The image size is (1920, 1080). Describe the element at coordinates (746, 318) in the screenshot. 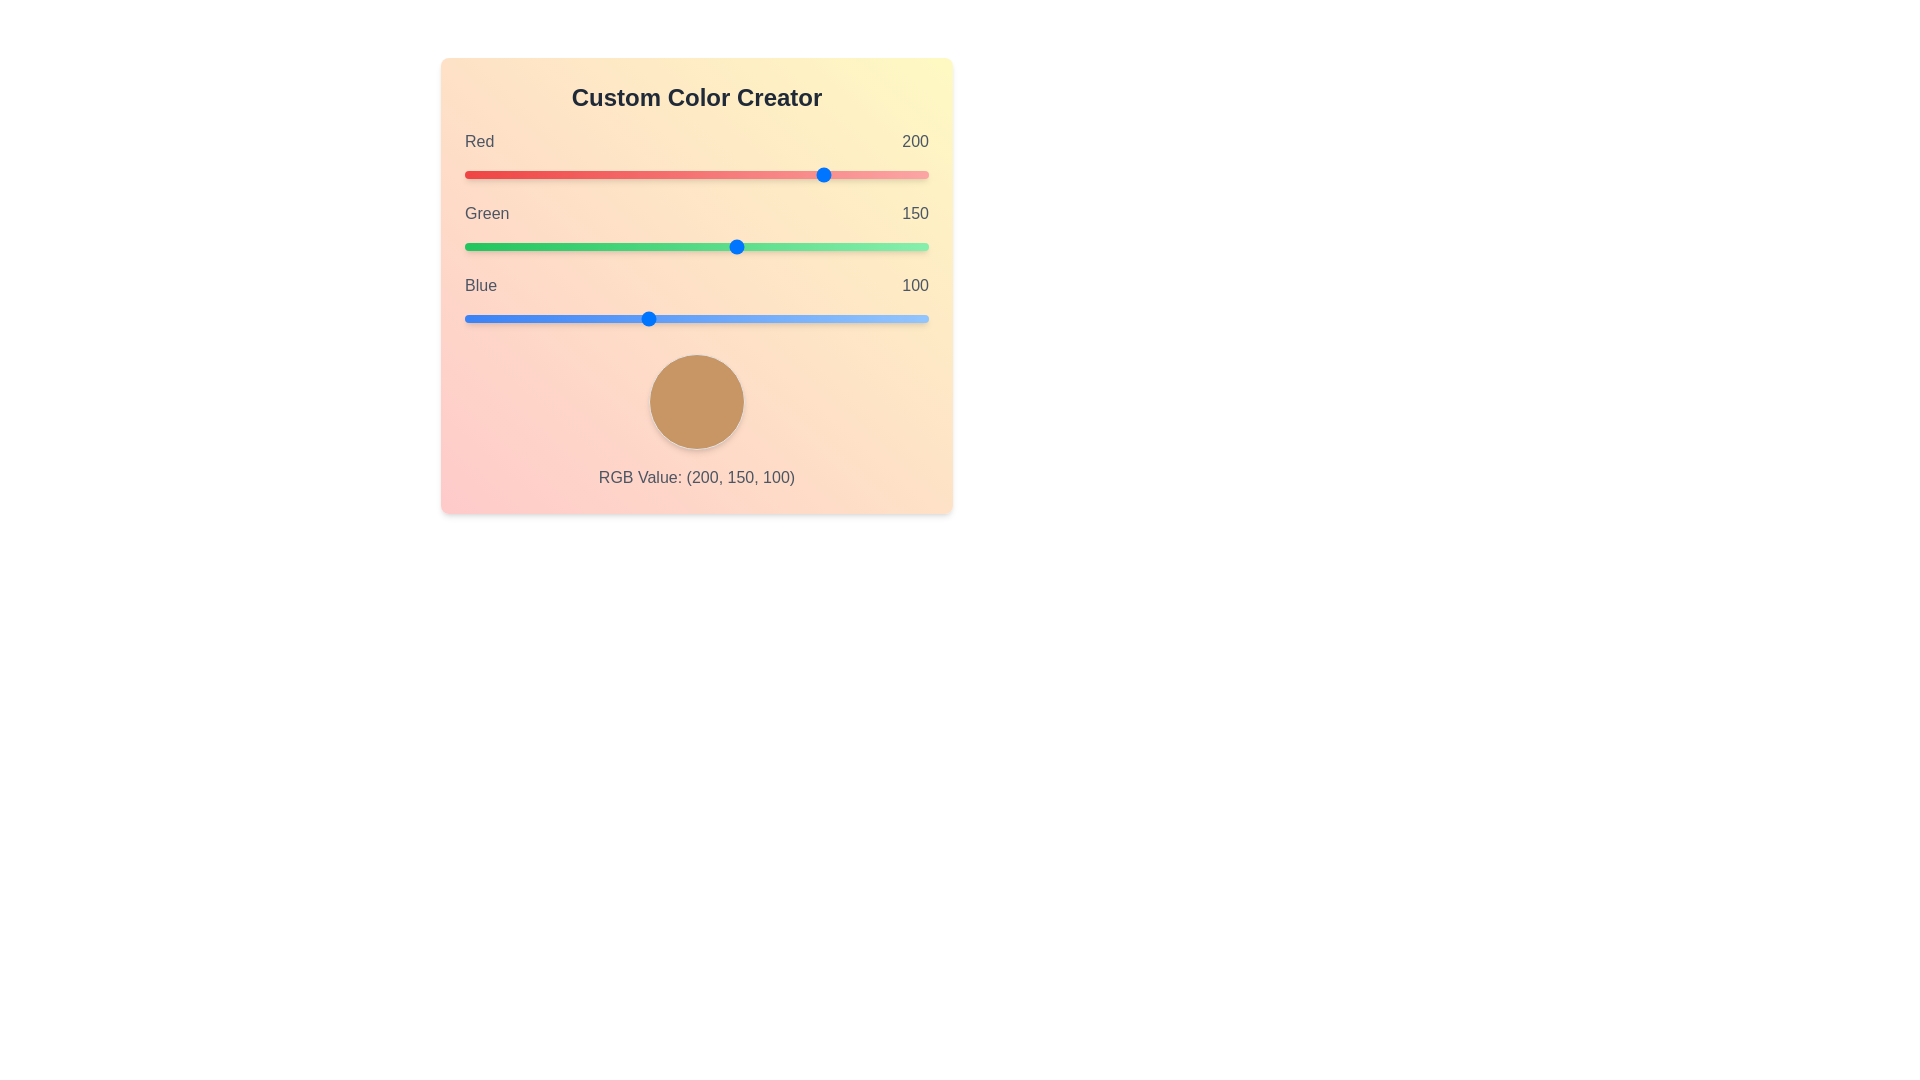

I see `the blue slider to set the blue value to 155` at that location.